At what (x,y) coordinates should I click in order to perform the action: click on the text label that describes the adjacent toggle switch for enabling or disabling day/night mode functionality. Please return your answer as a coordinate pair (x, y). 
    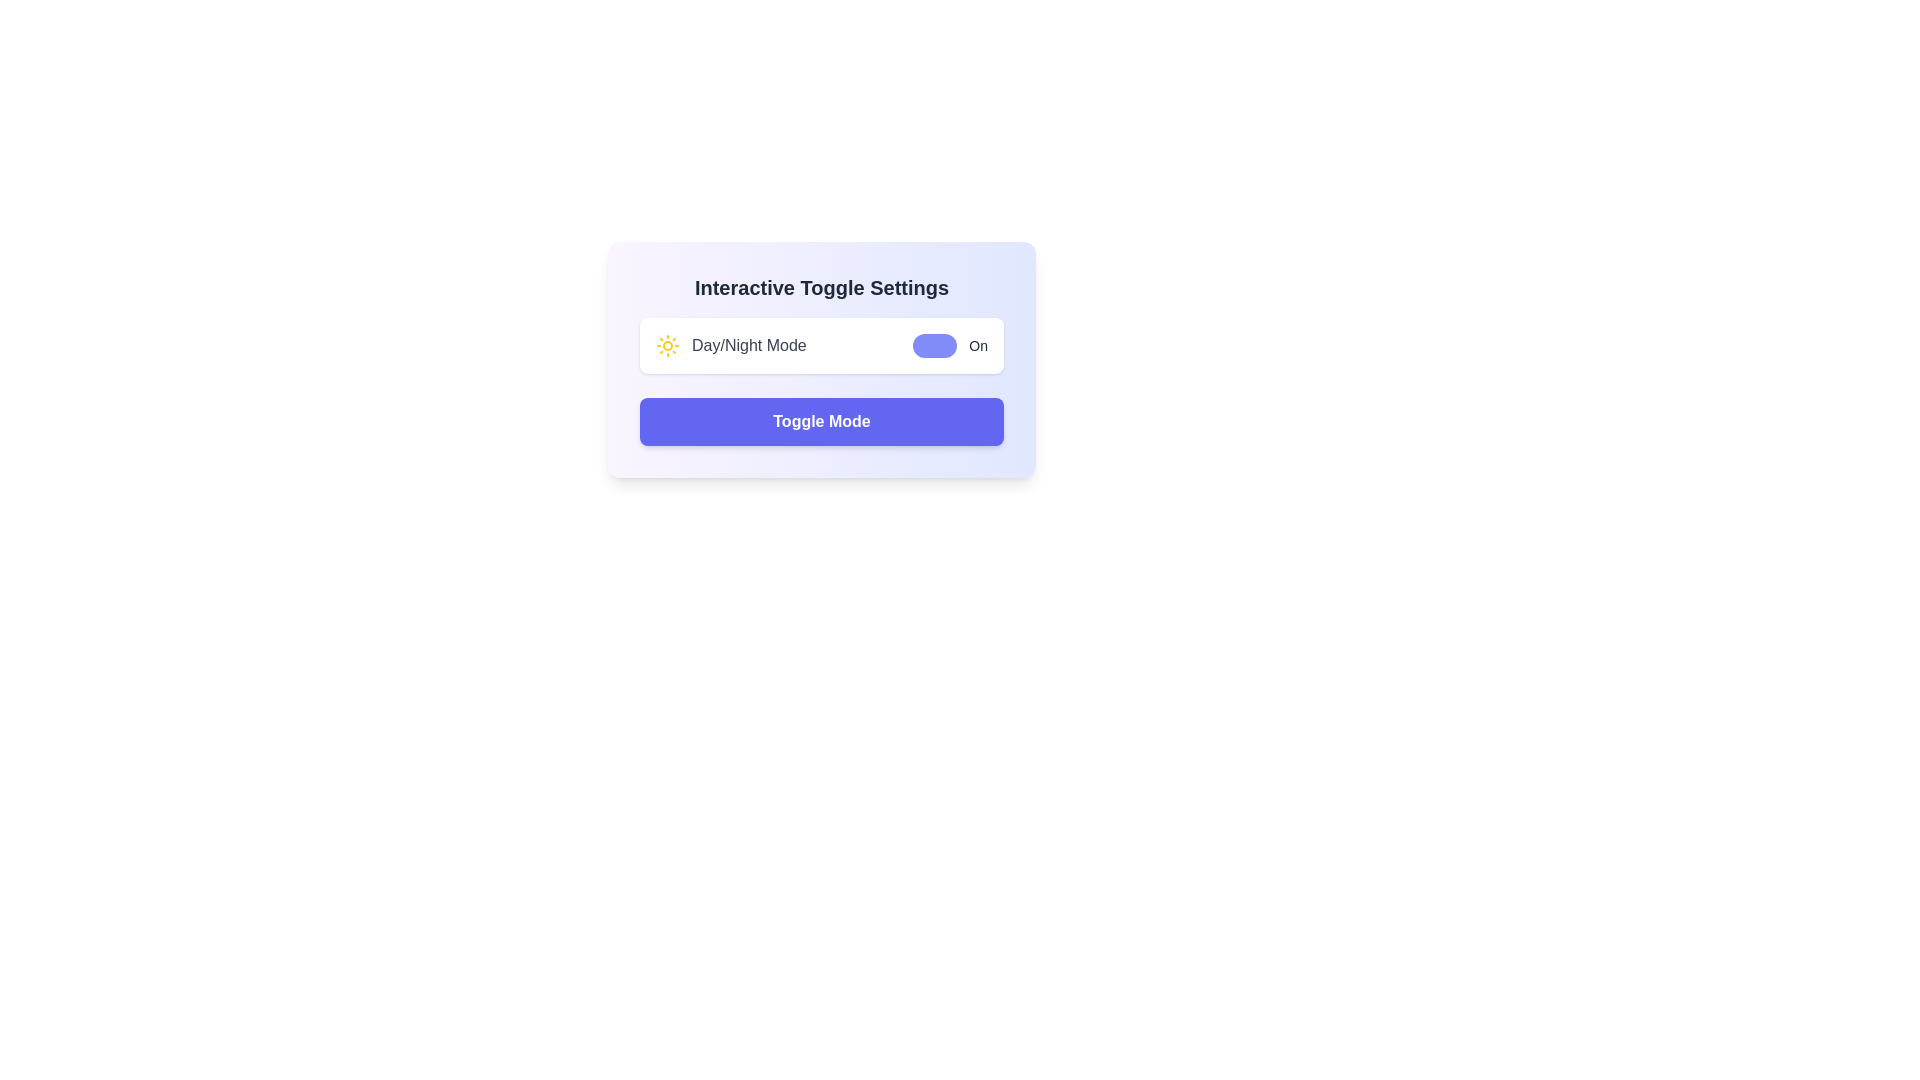
    Looking at the image, I should click on (748, 345).